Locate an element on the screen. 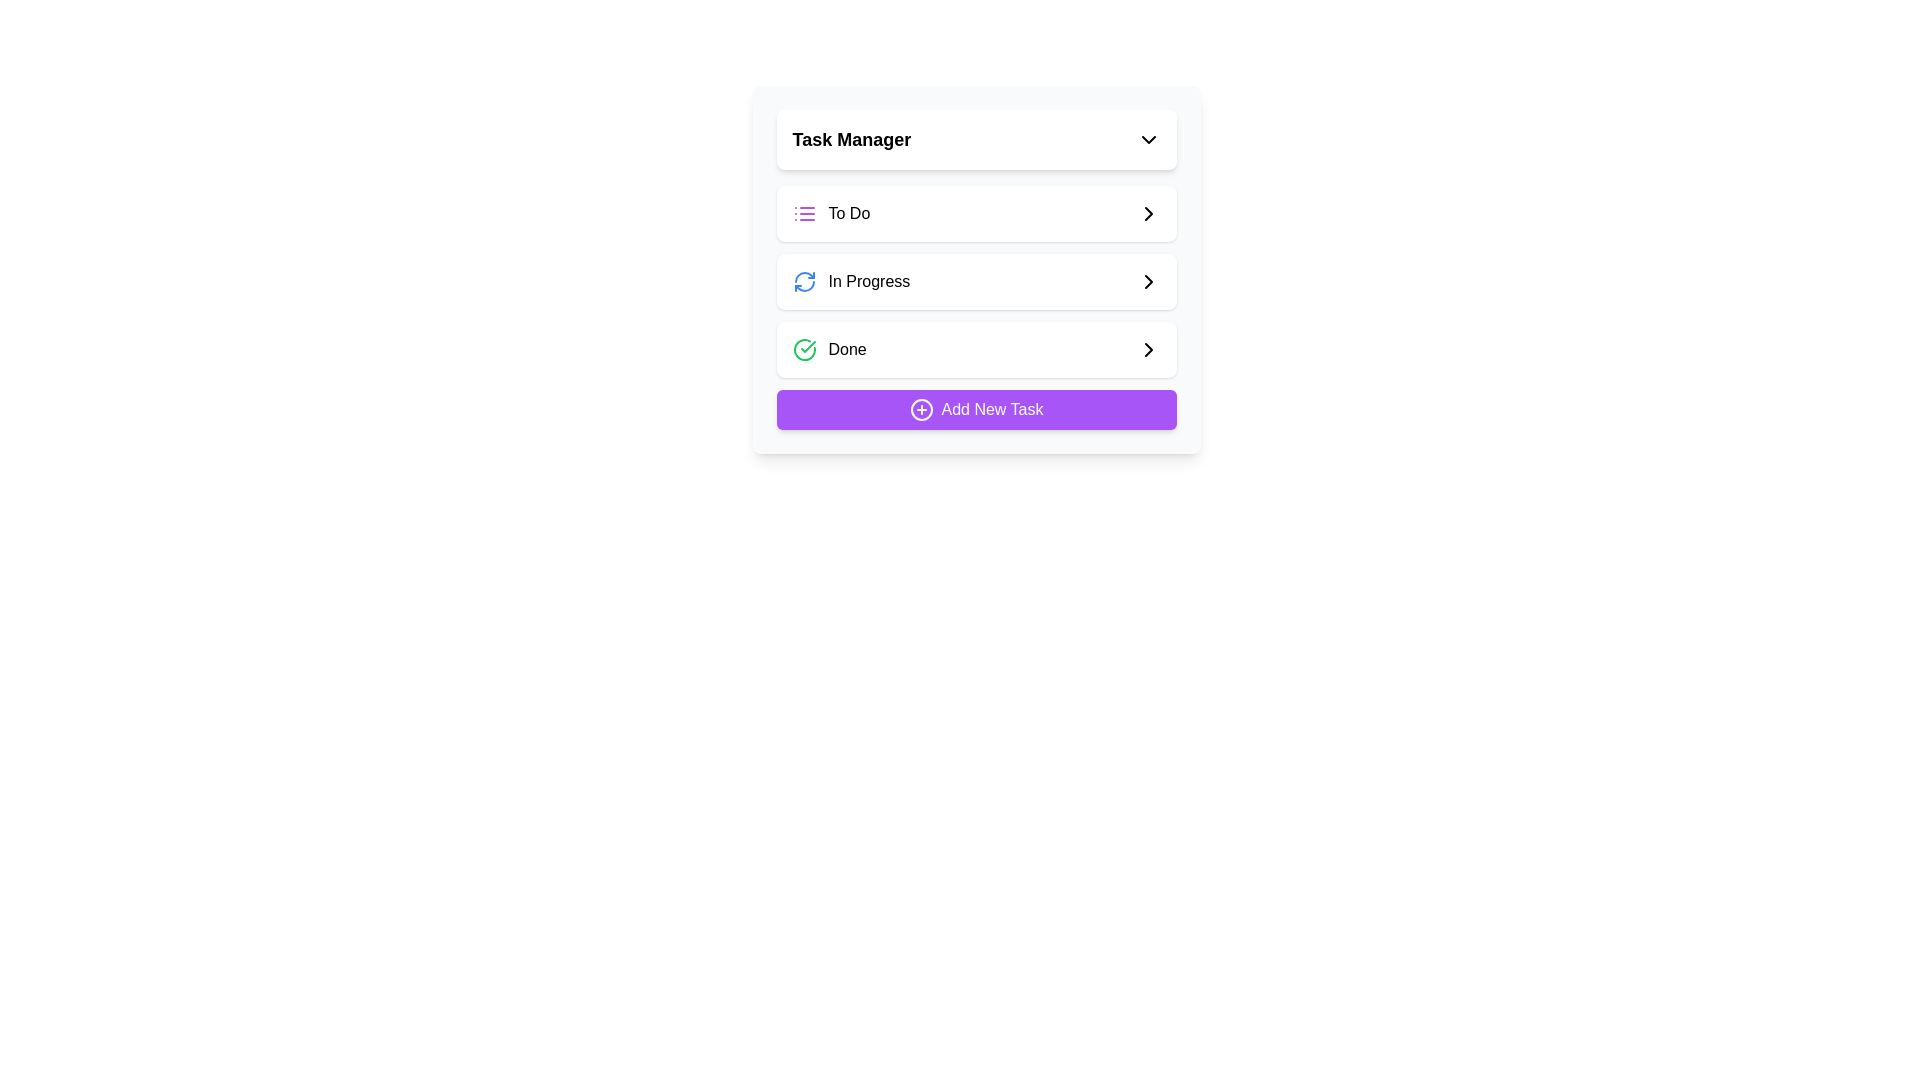 The width and height of the screenshot is (1920, 1080). the right-pointing chevron icon located next to the 'Done' section in the third row of the task status list is located at coordinates (1148, 213).